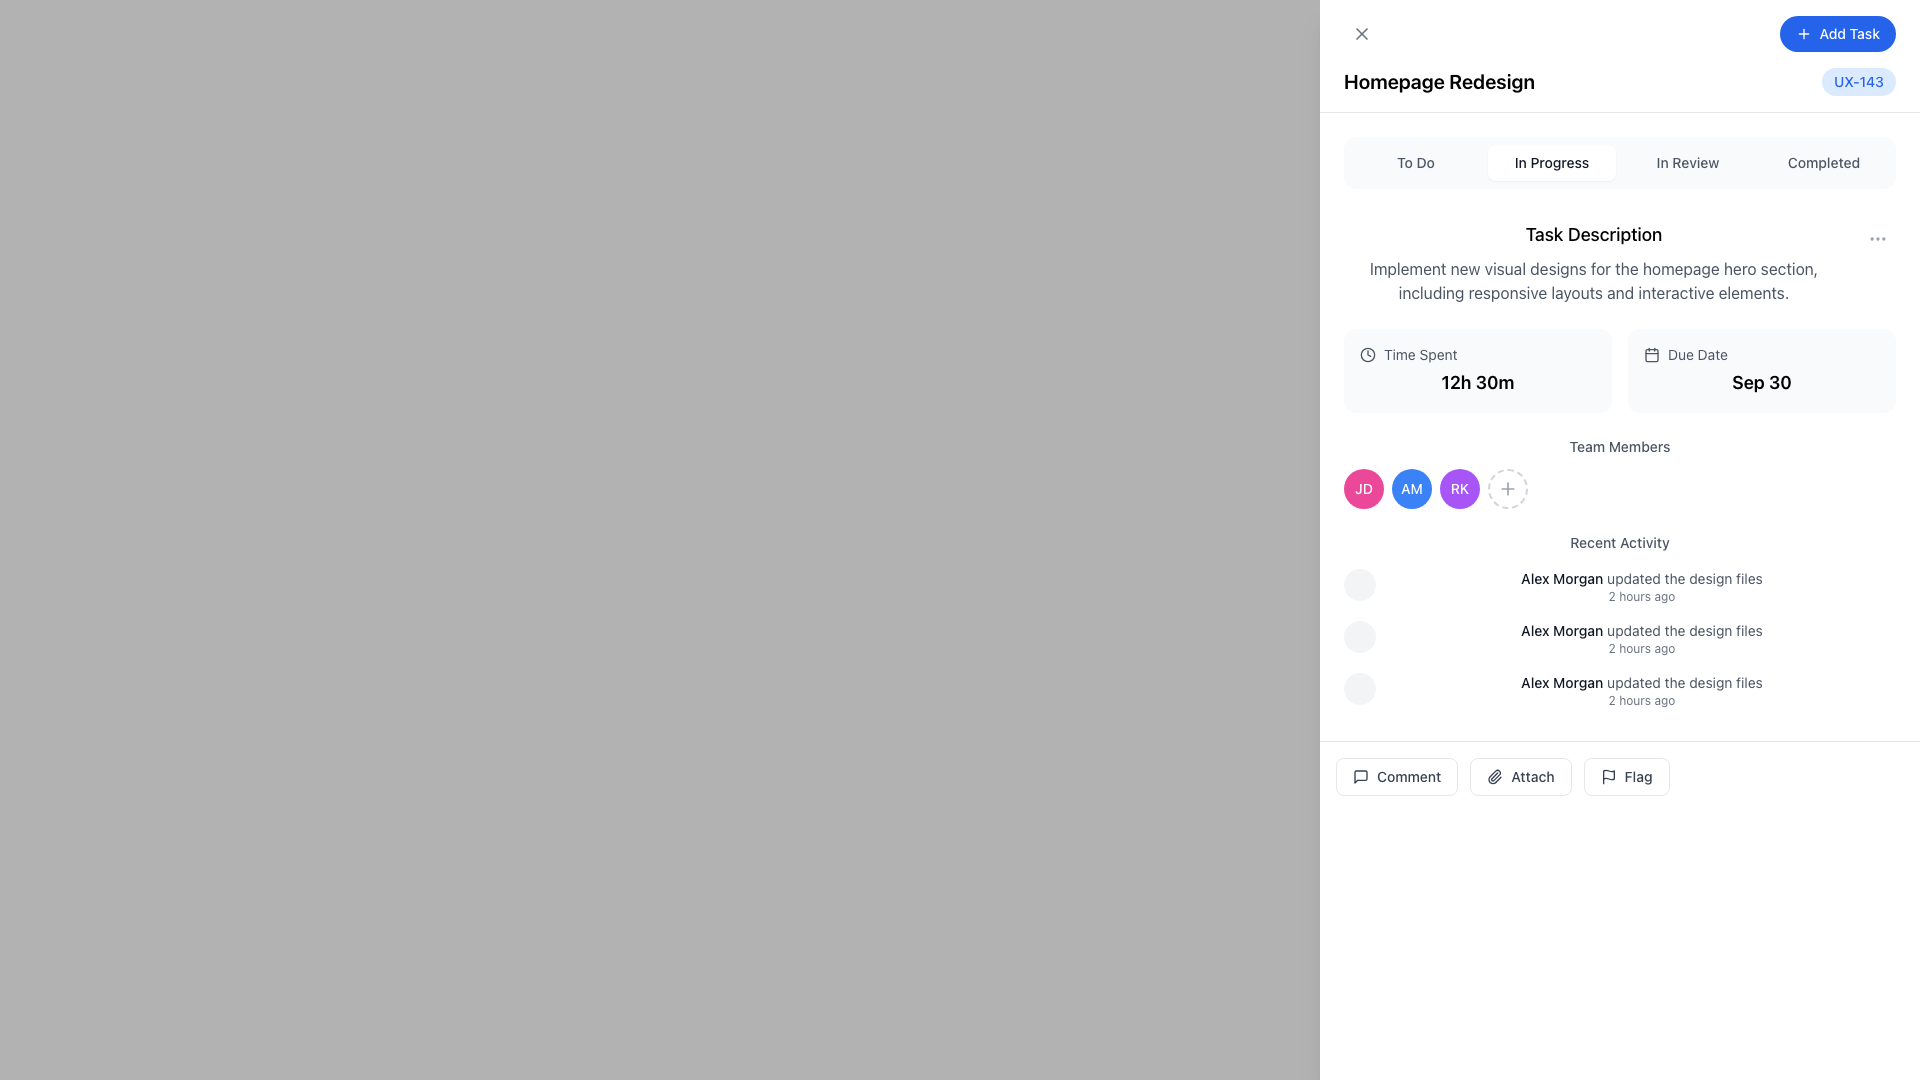  I want to click on text of the second activity log entry in the 'Recent Activity' list, which shows 'Alex Morgan updated the design files' and '2 hours ago', so click(1620, 639).